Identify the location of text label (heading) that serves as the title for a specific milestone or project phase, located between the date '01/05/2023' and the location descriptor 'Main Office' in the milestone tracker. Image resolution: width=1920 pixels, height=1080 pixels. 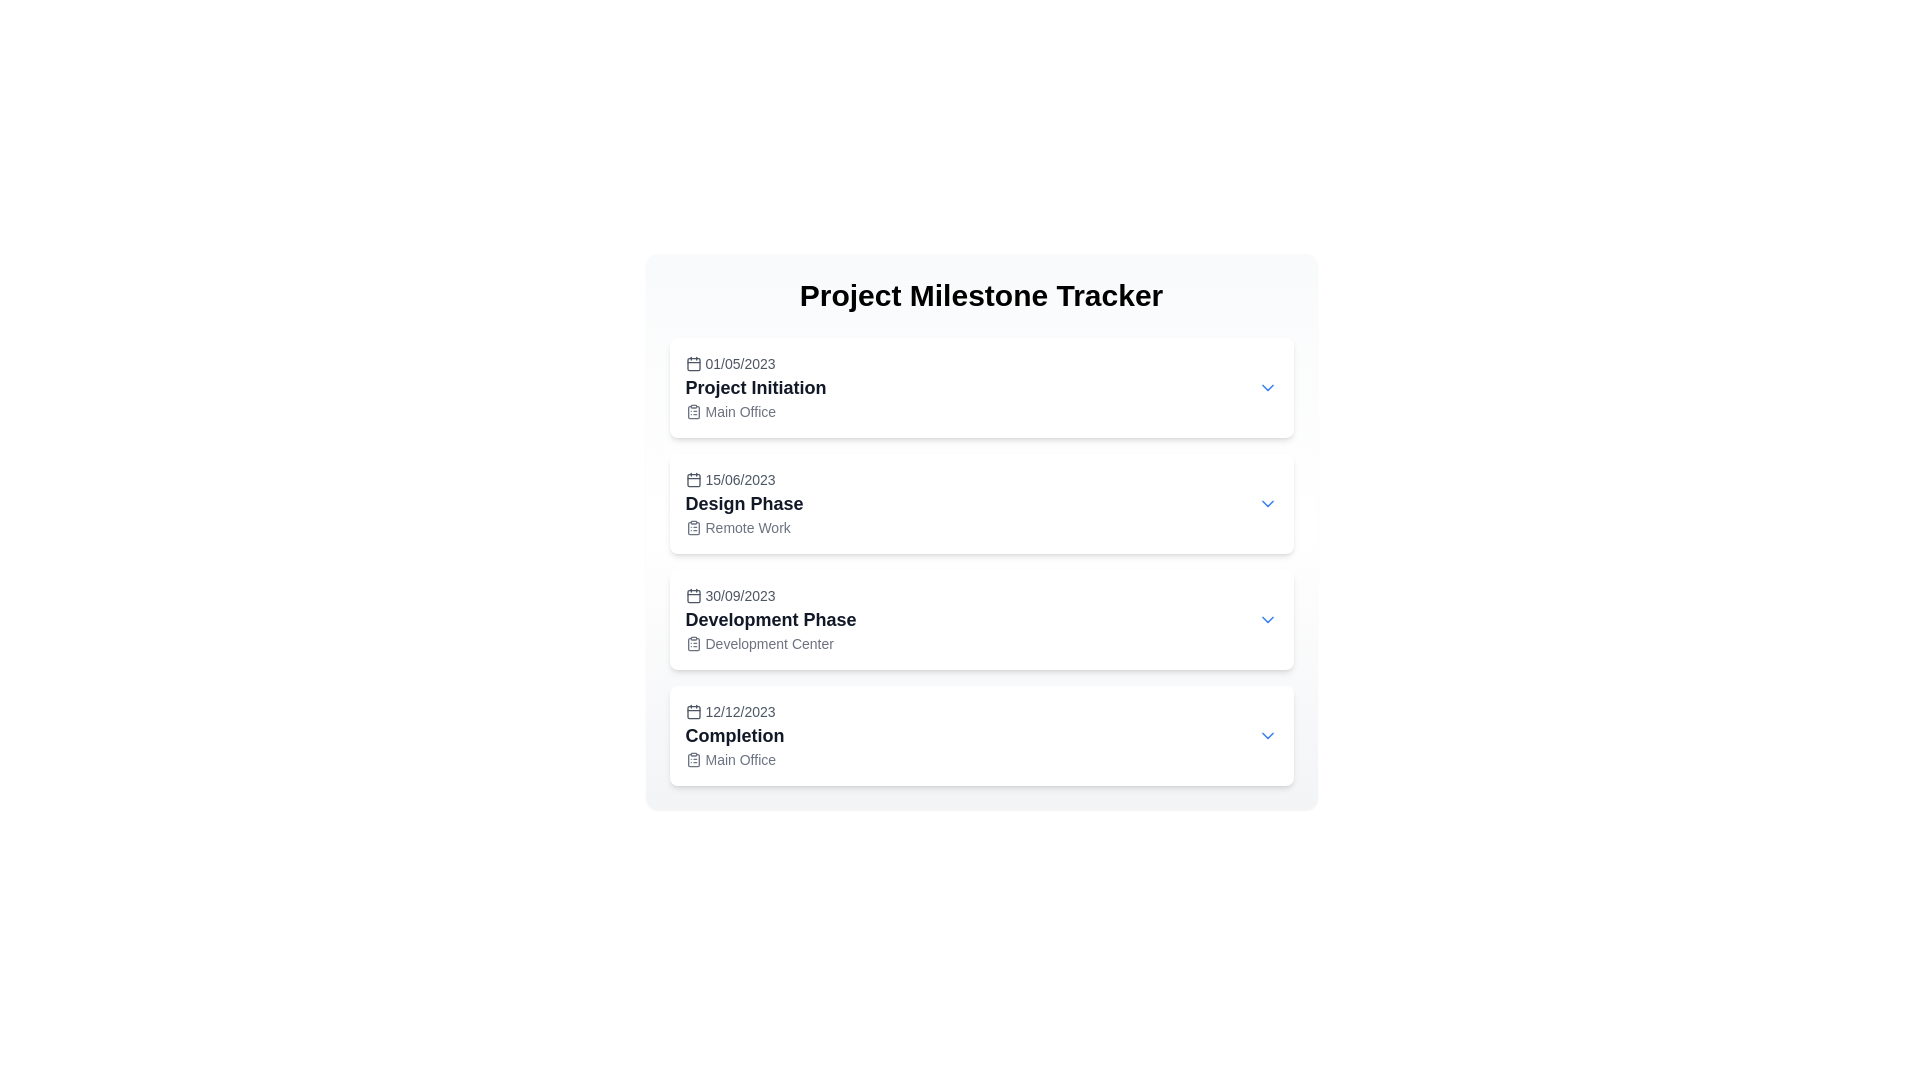
(755, 388).